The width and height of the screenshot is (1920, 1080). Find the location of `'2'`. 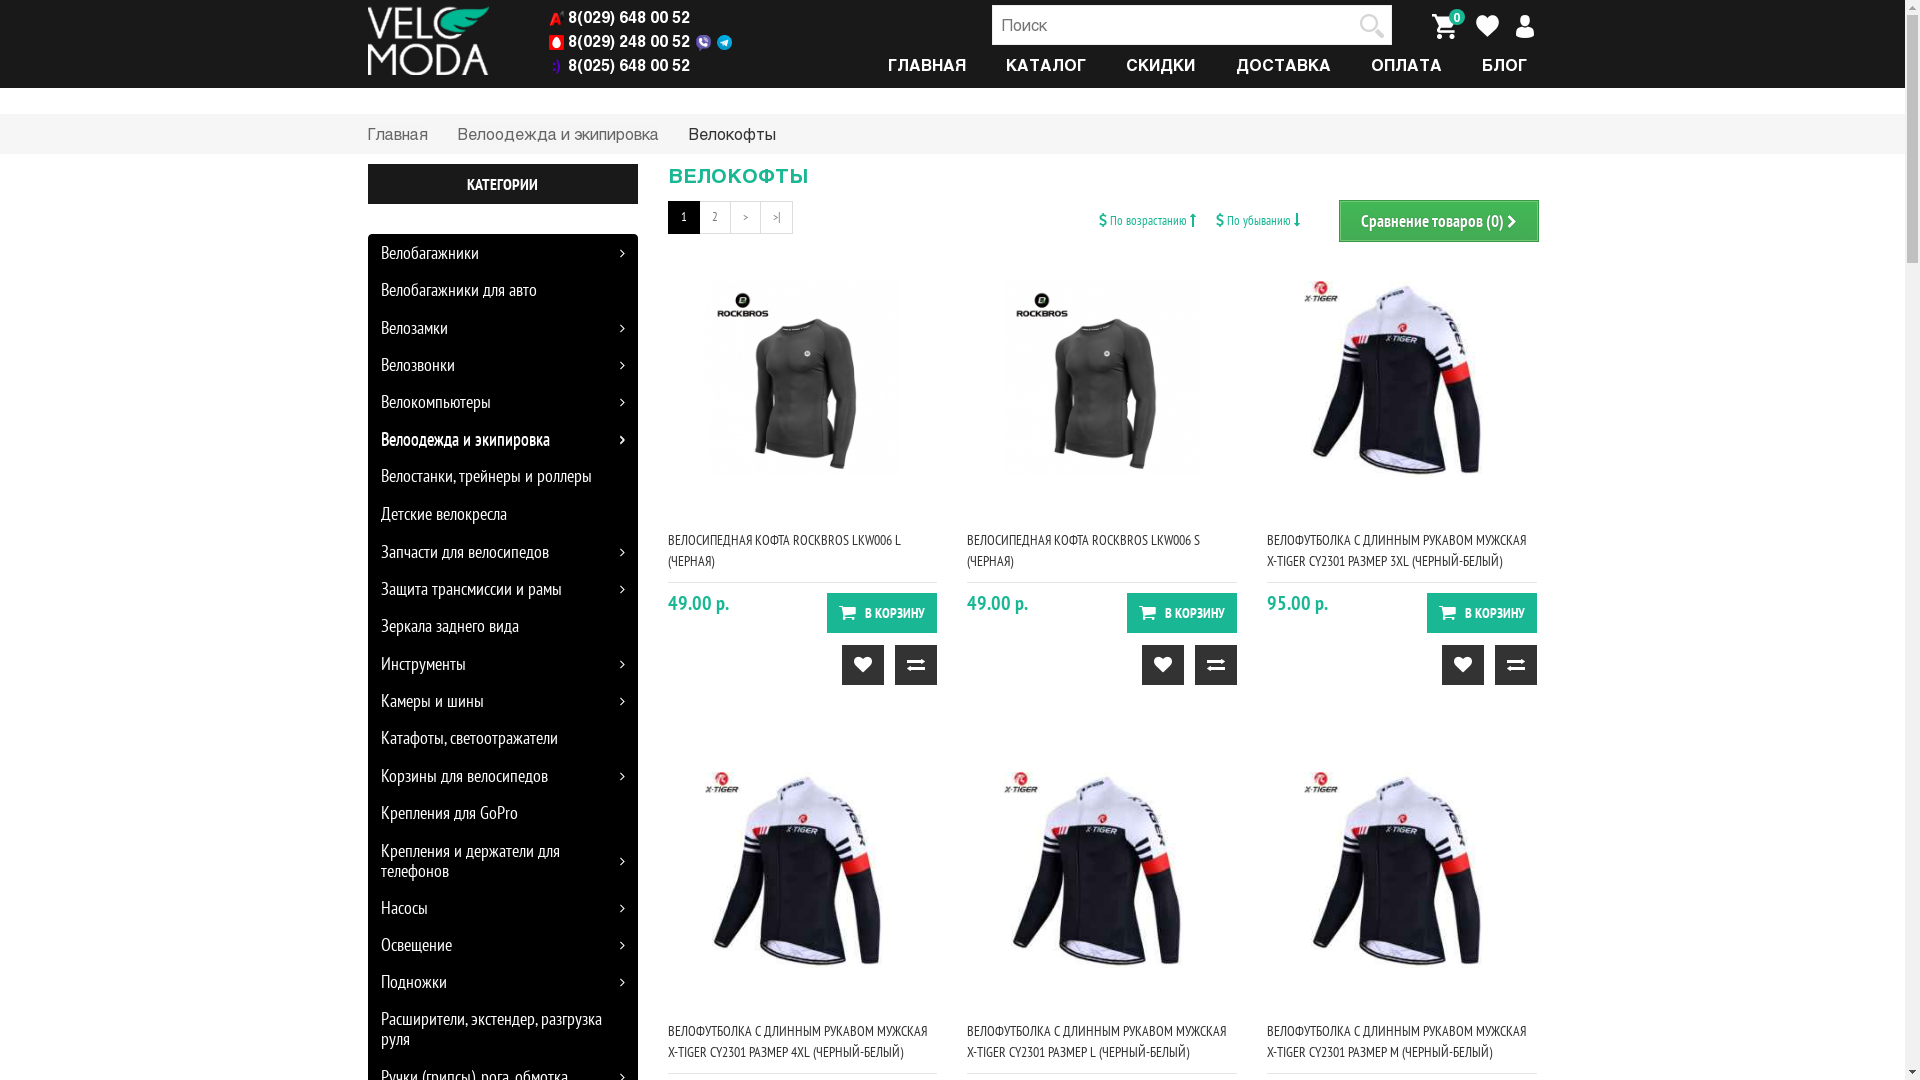

'2' is located at coordinates (714, 217).